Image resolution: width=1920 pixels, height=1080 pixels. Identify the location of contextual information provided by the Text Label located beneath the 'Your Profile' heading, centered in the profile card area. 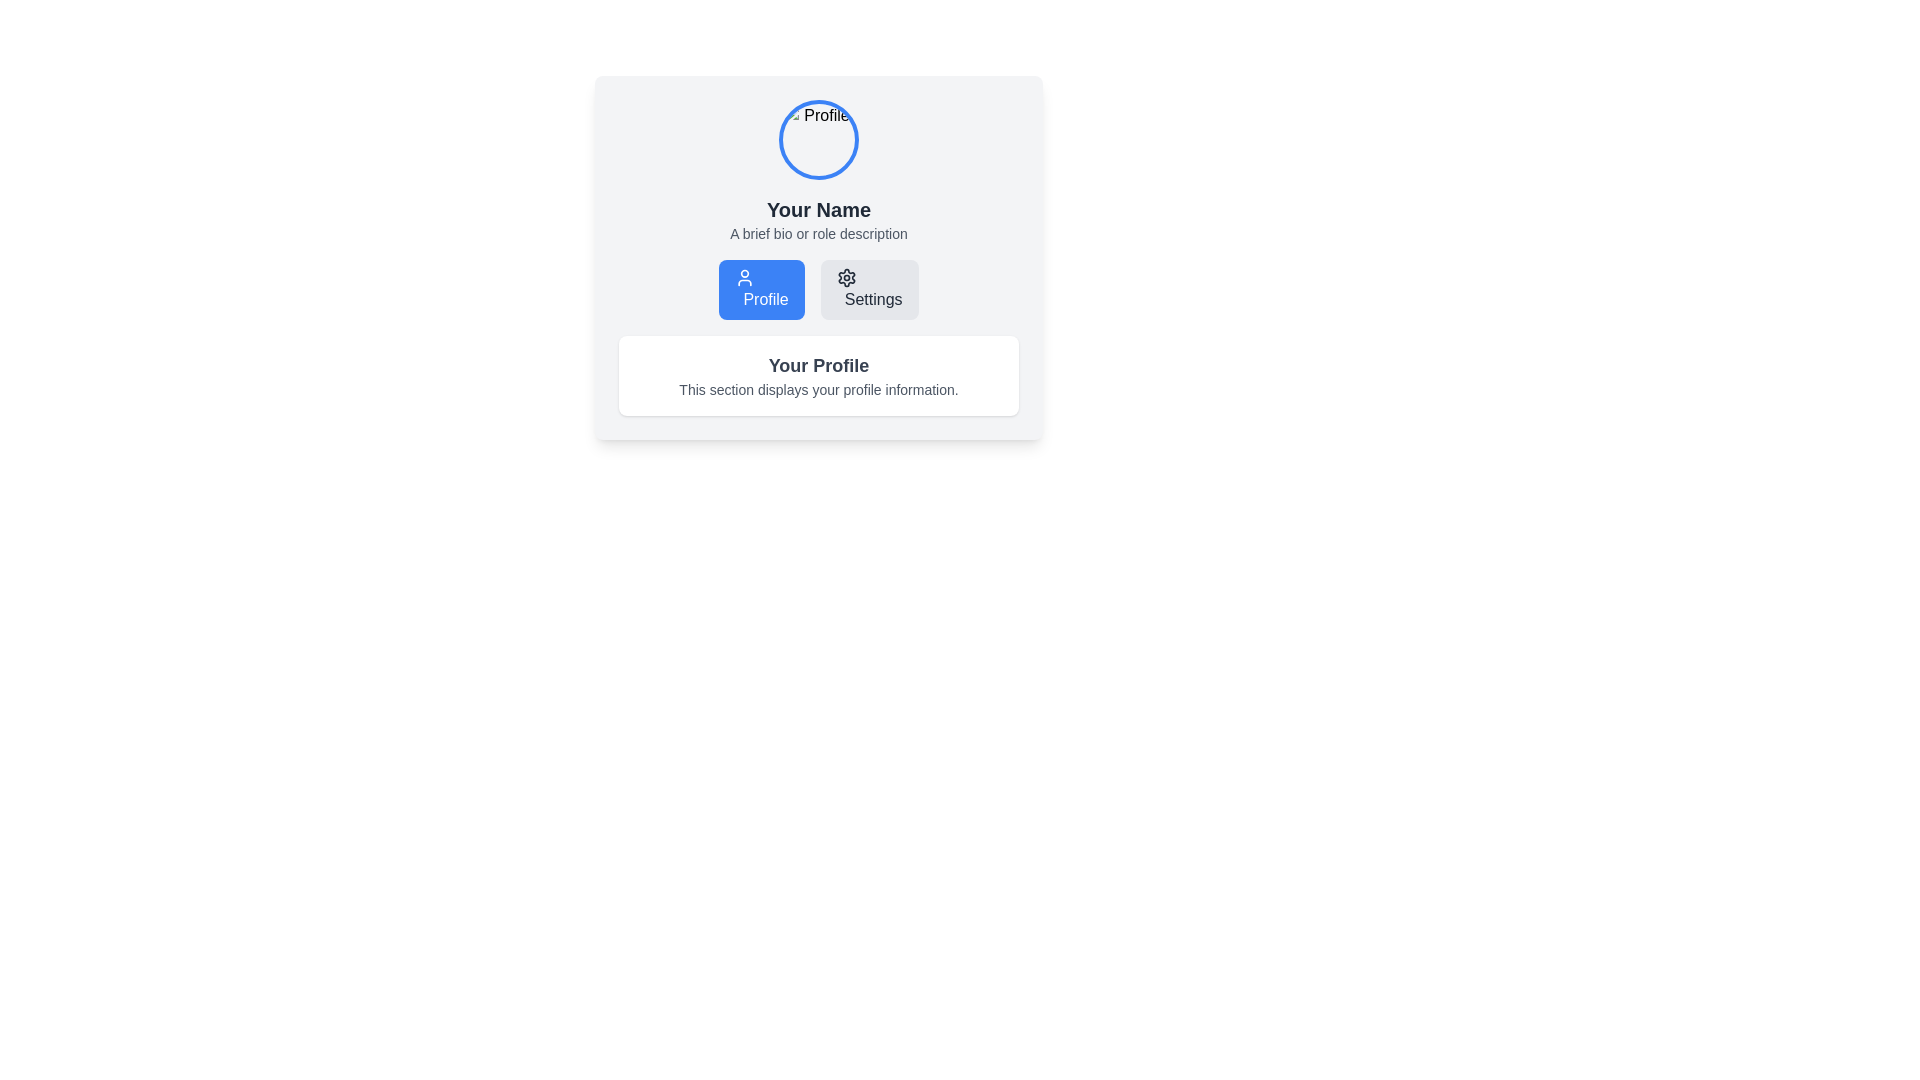
(819, 389).